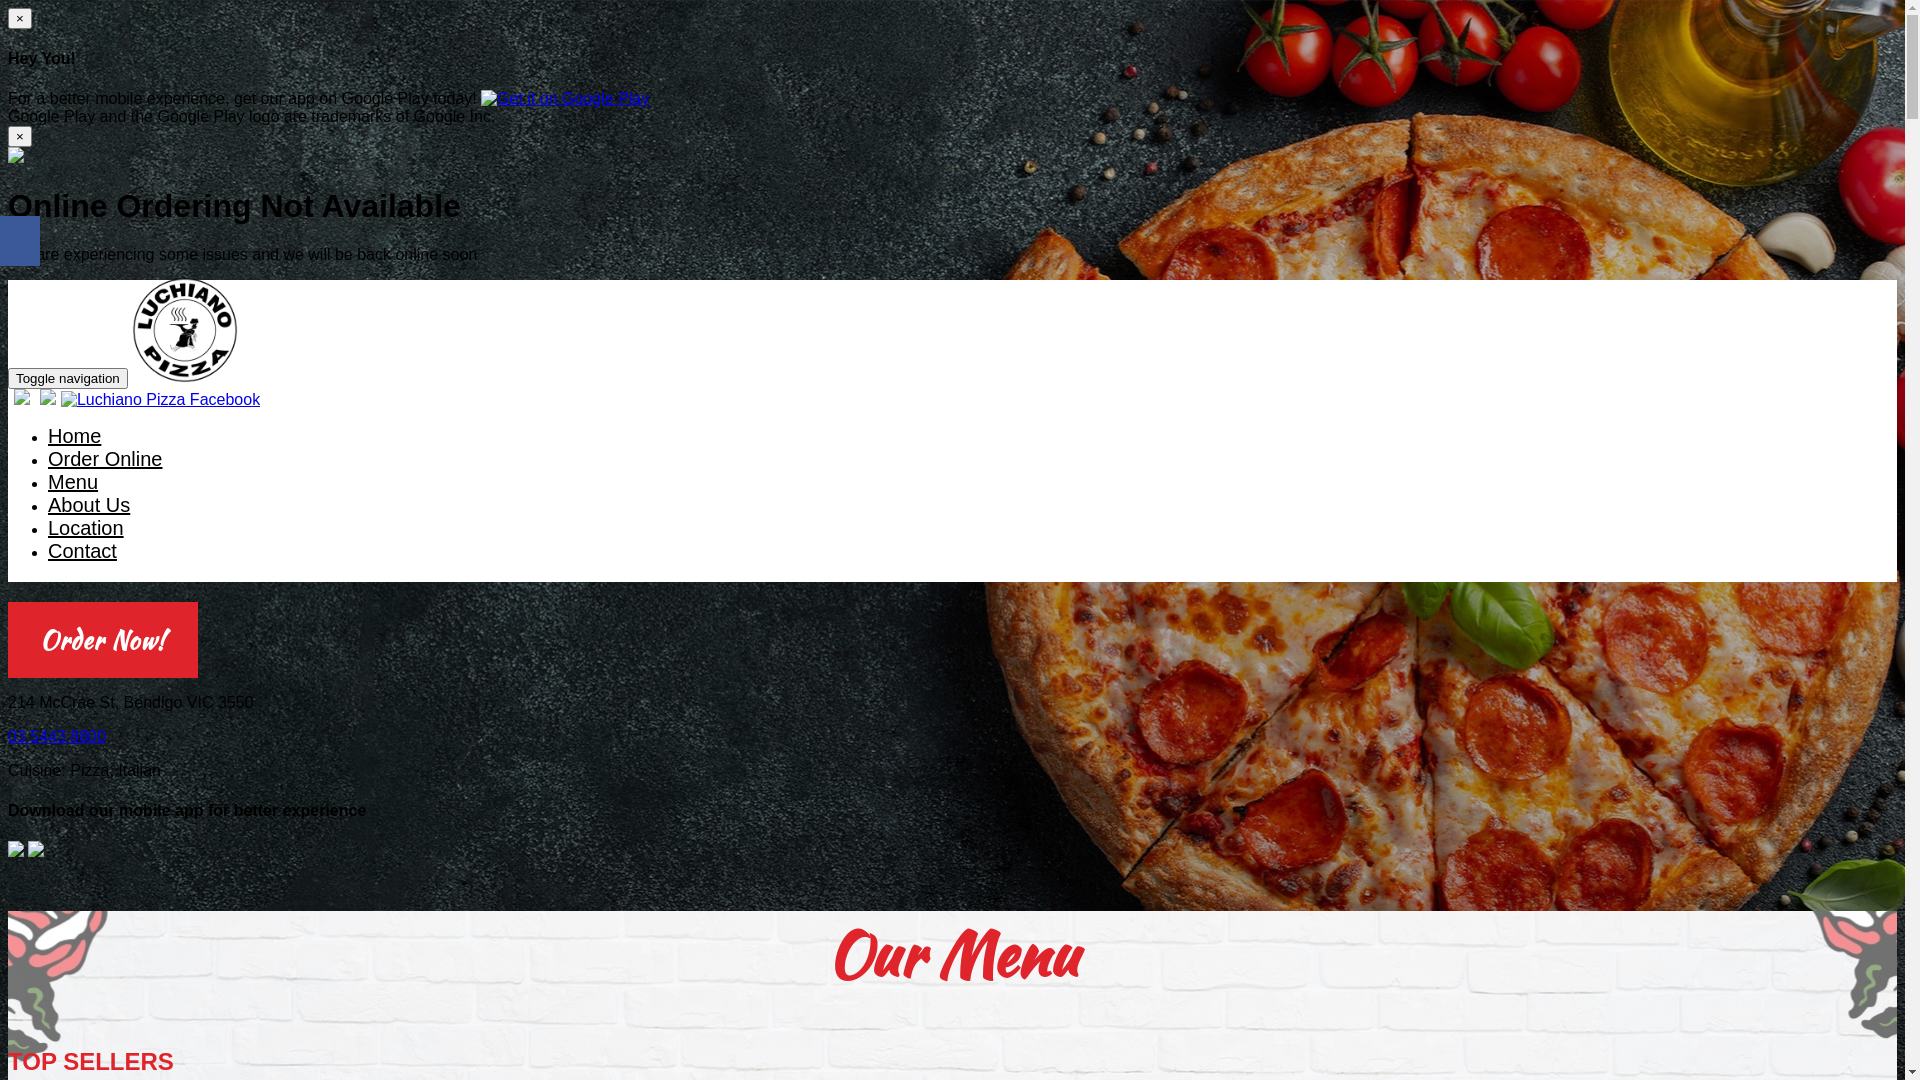 Image resolution: width=1920 pixels, height=1080 pixels. What do you see at coordinates (57, 736) in the screenshot?
I see `'03 5443 8800'` at bounding box center [57, 736].